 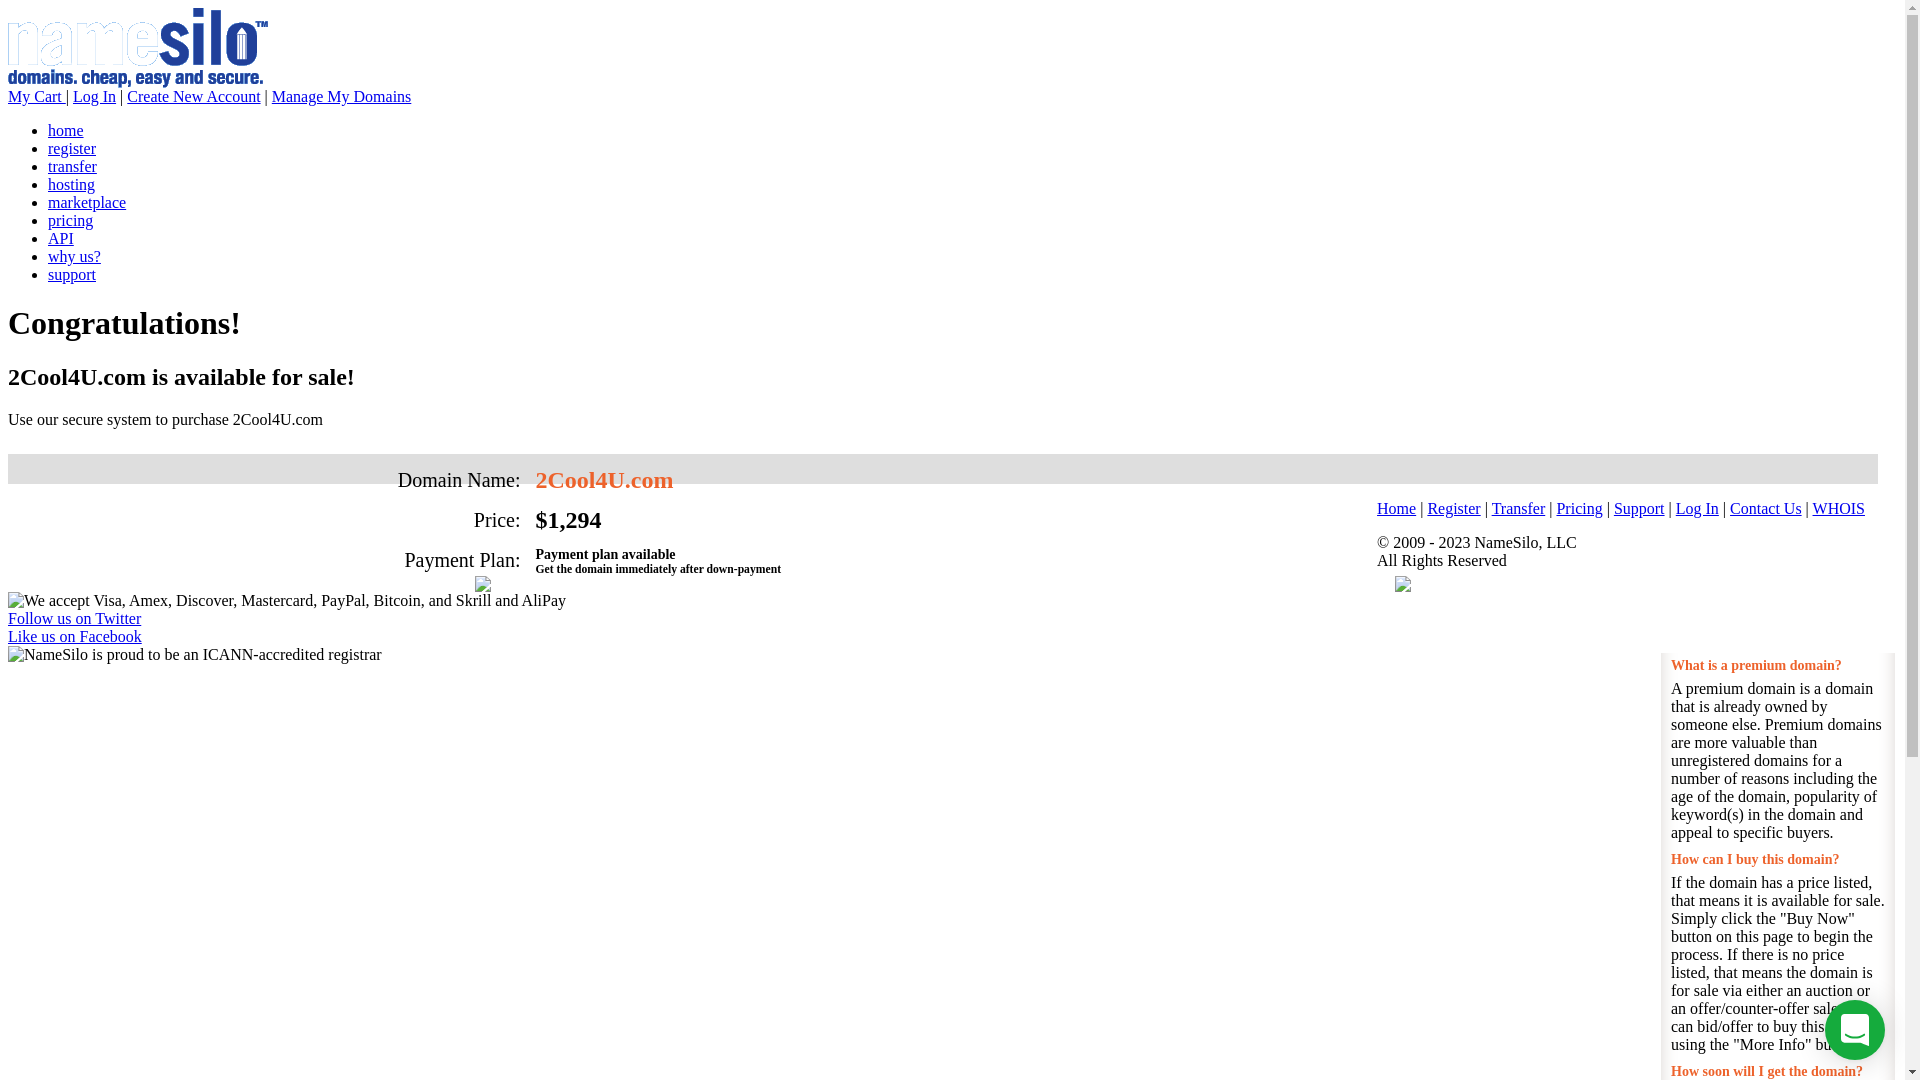 What do you see at coordinates (1453, 507) in the screenshot?
I see `'Register'` at bounding box center [1453, 507].